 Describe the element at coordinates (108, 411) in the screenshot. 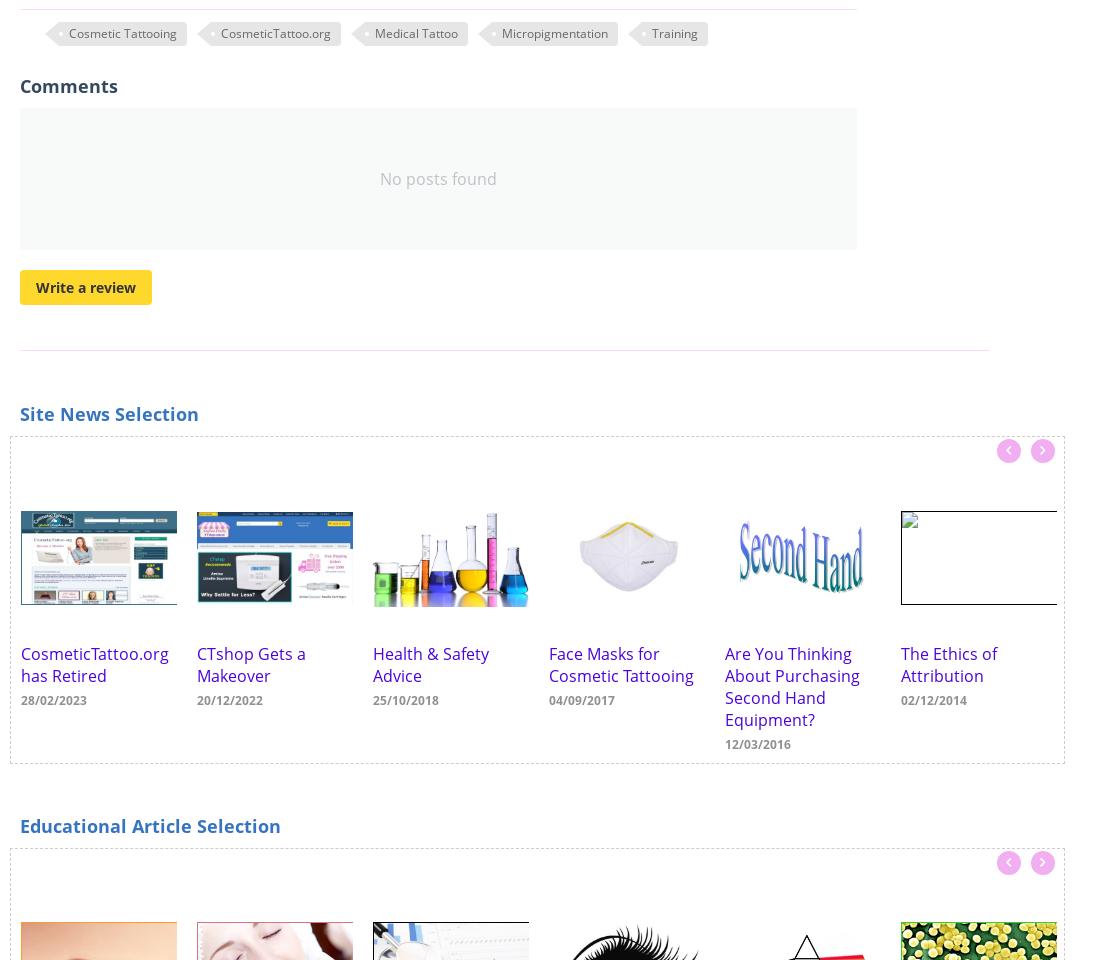

I see `'Site News Selection'` at that location.